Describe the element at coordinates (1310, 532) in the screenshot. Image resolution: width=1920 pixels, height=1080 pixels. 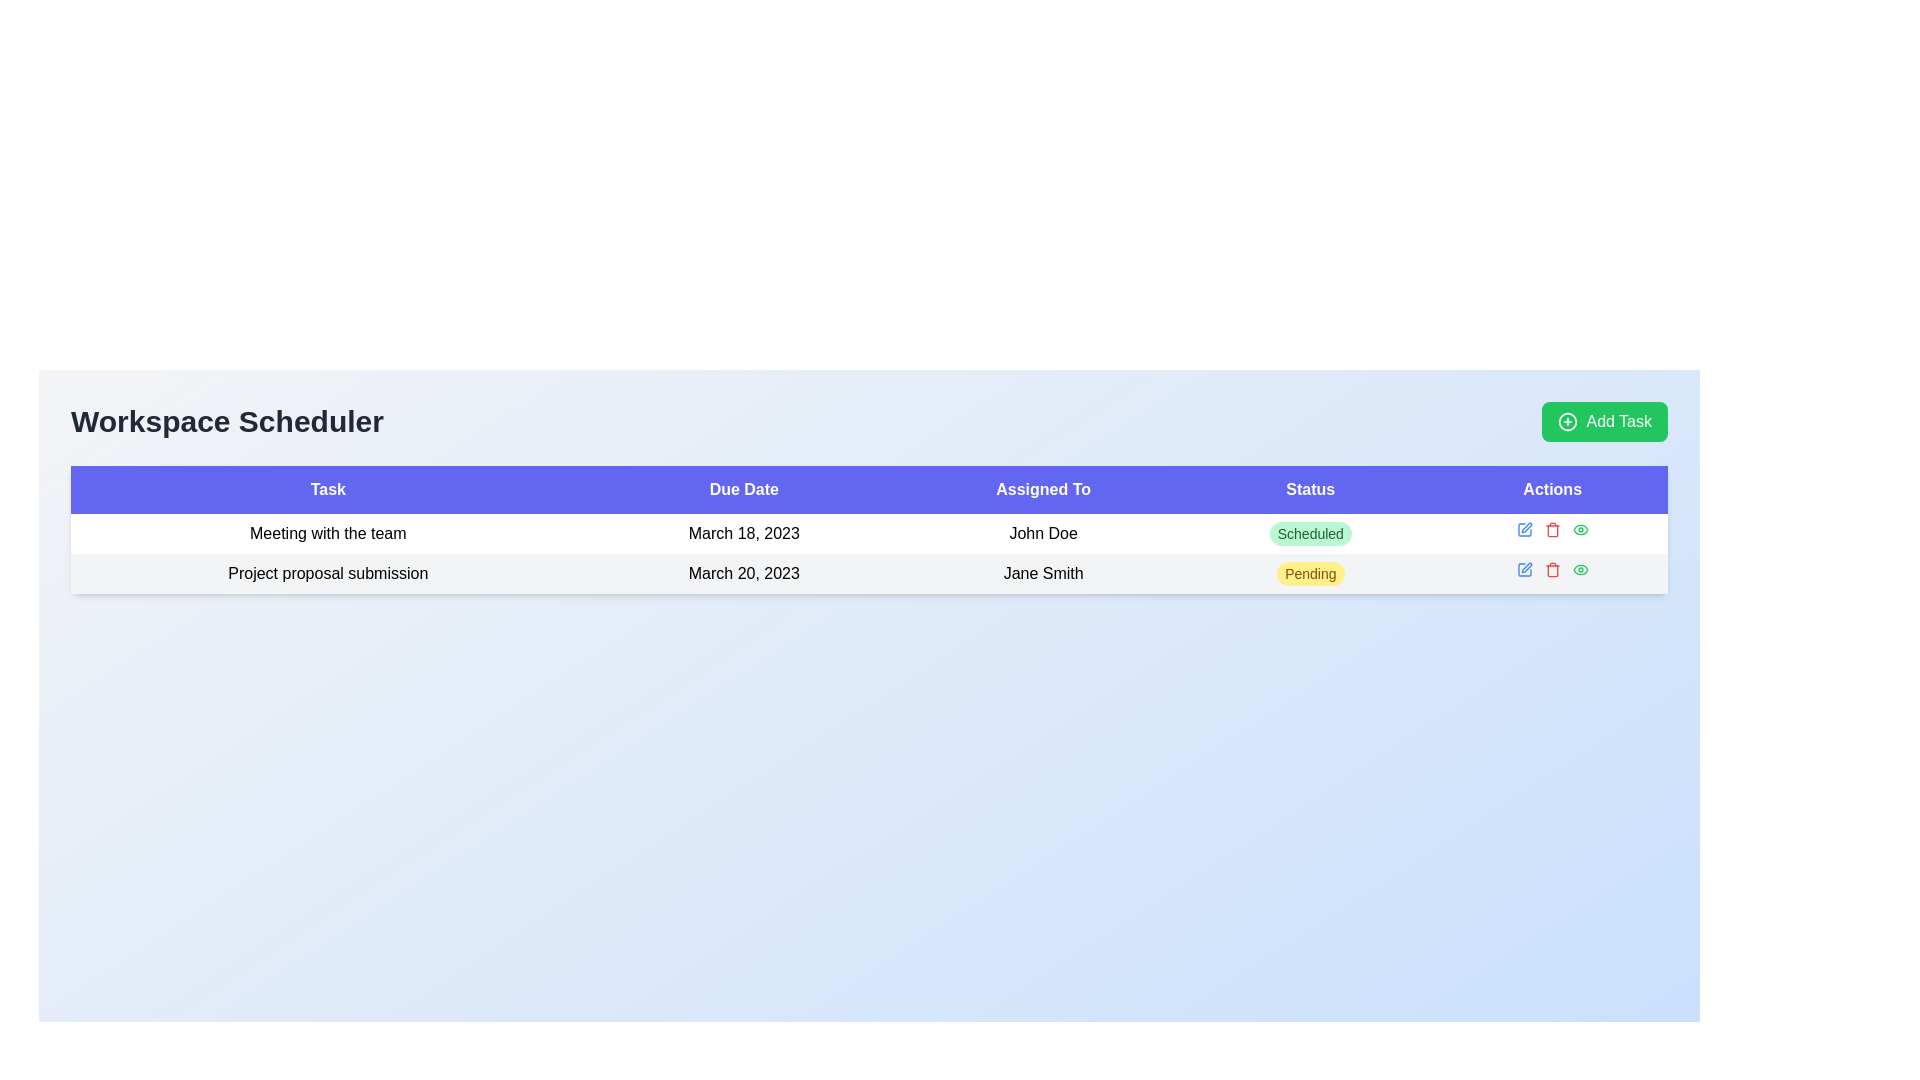
I see `the small badge-shaped label with the text 'Scheduled', which is located in the fourth column of the first row under the 'Status' header, associated with the 'Meeting with the team' task` at that location.